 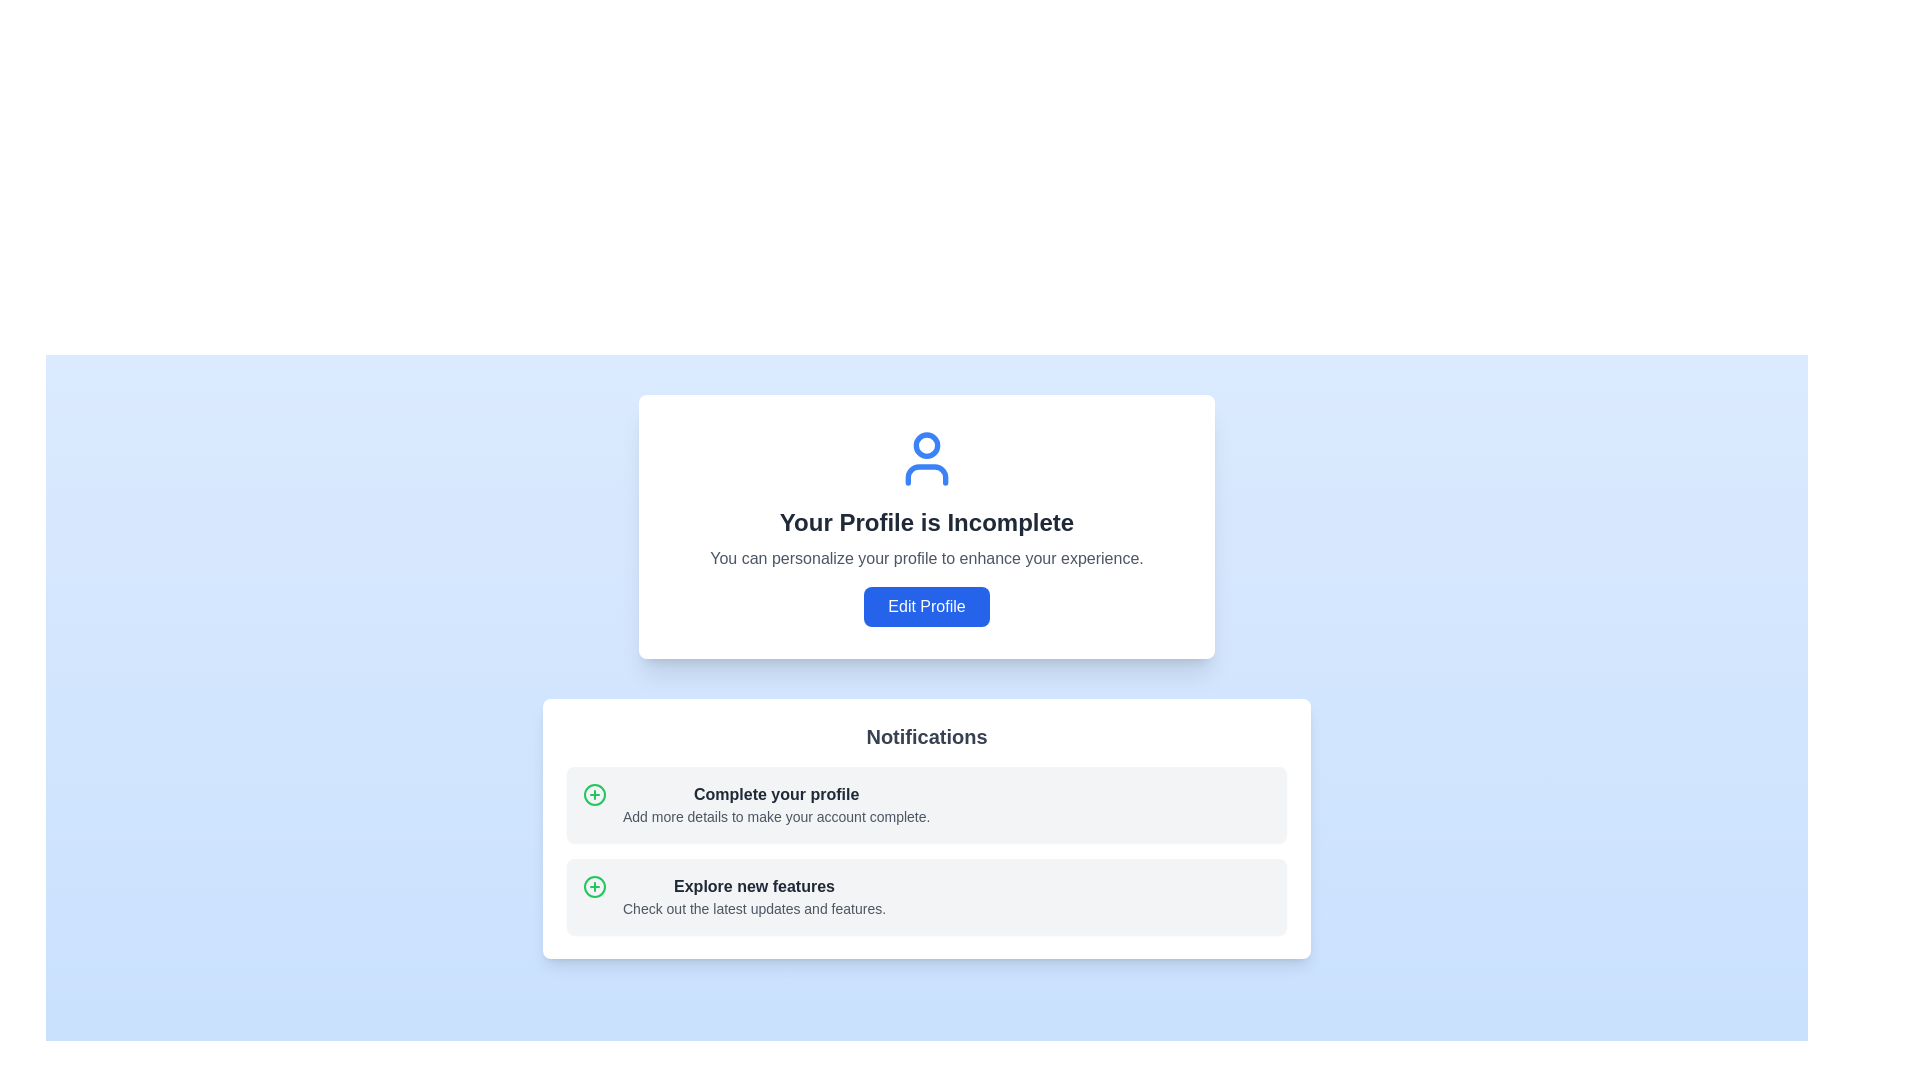 I want to click on the circular icon with a green outline and white fill, which is part of the 'Explore new features' section in the lower notifications area, so click(x=594, y=793).